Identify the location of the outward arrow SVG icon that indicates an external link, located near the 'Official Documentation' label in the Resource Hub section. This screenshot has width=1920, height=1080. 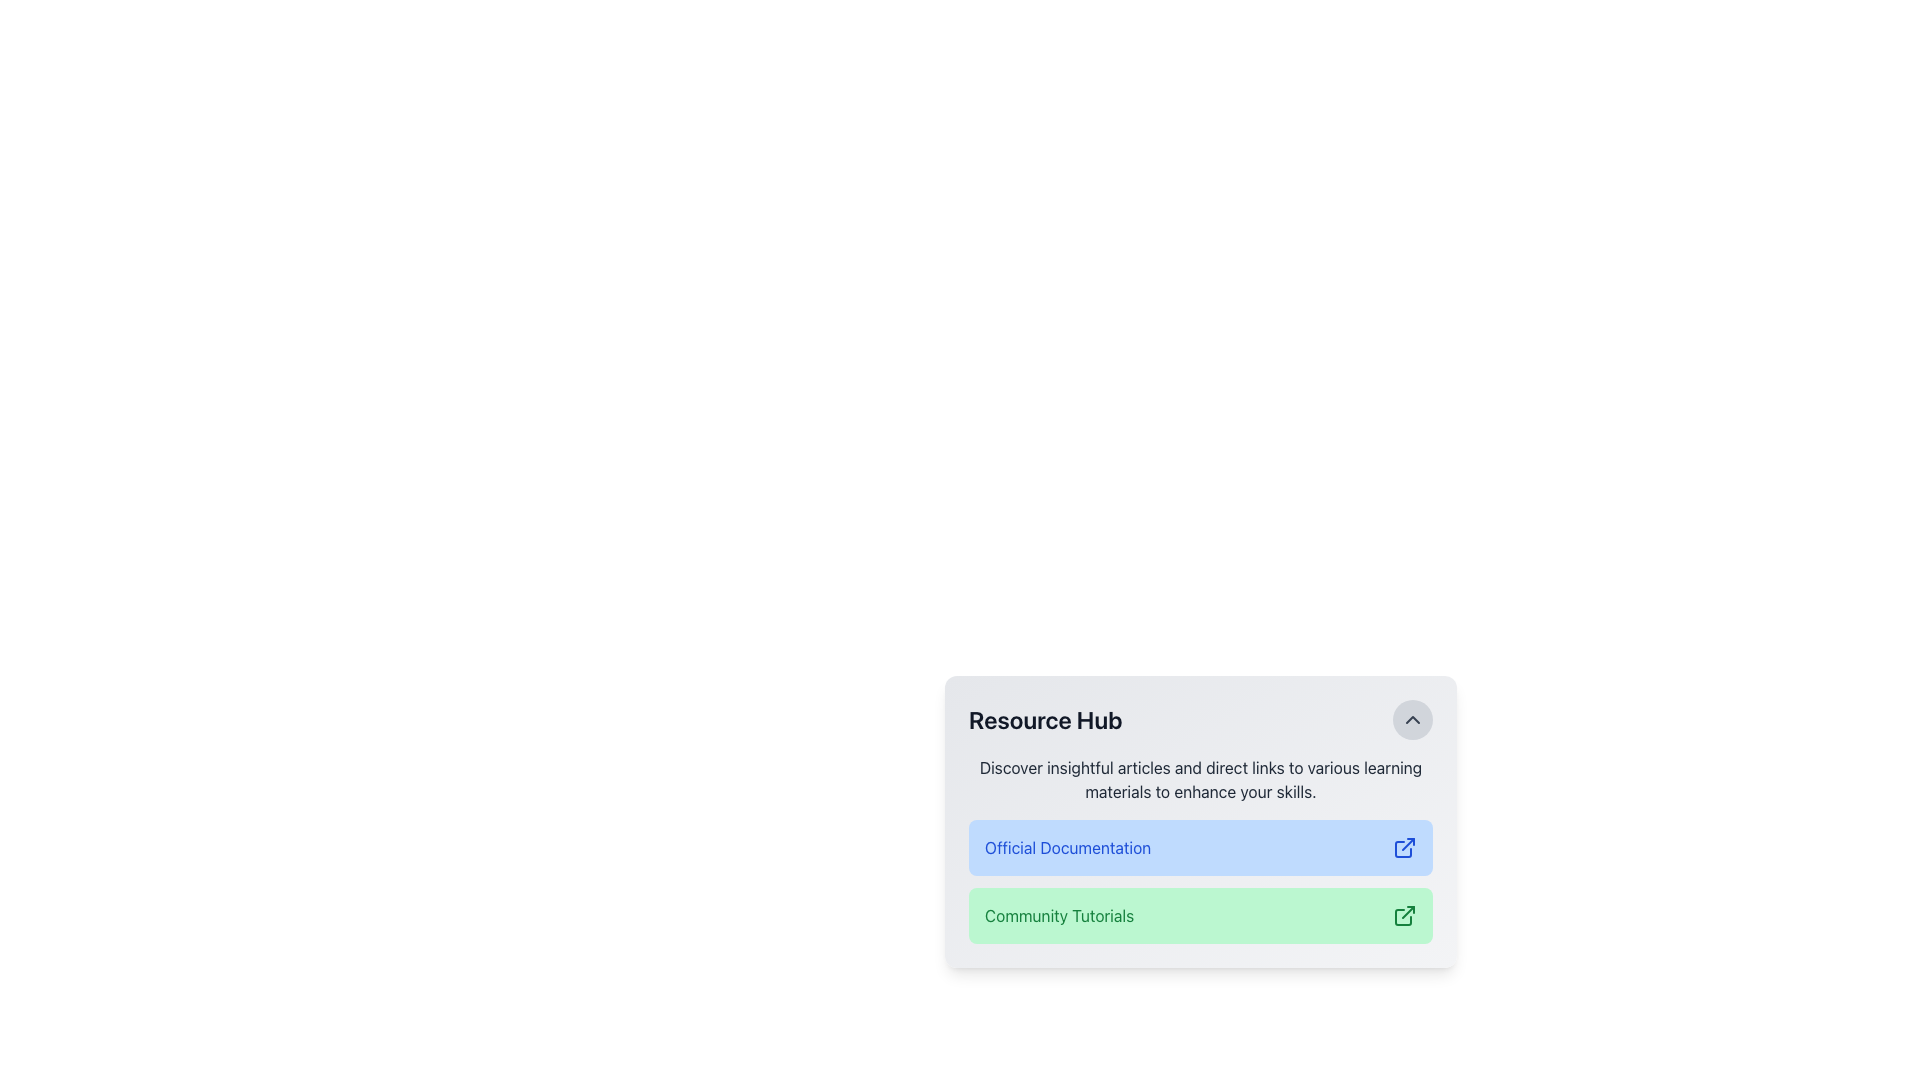
(1402, 849).